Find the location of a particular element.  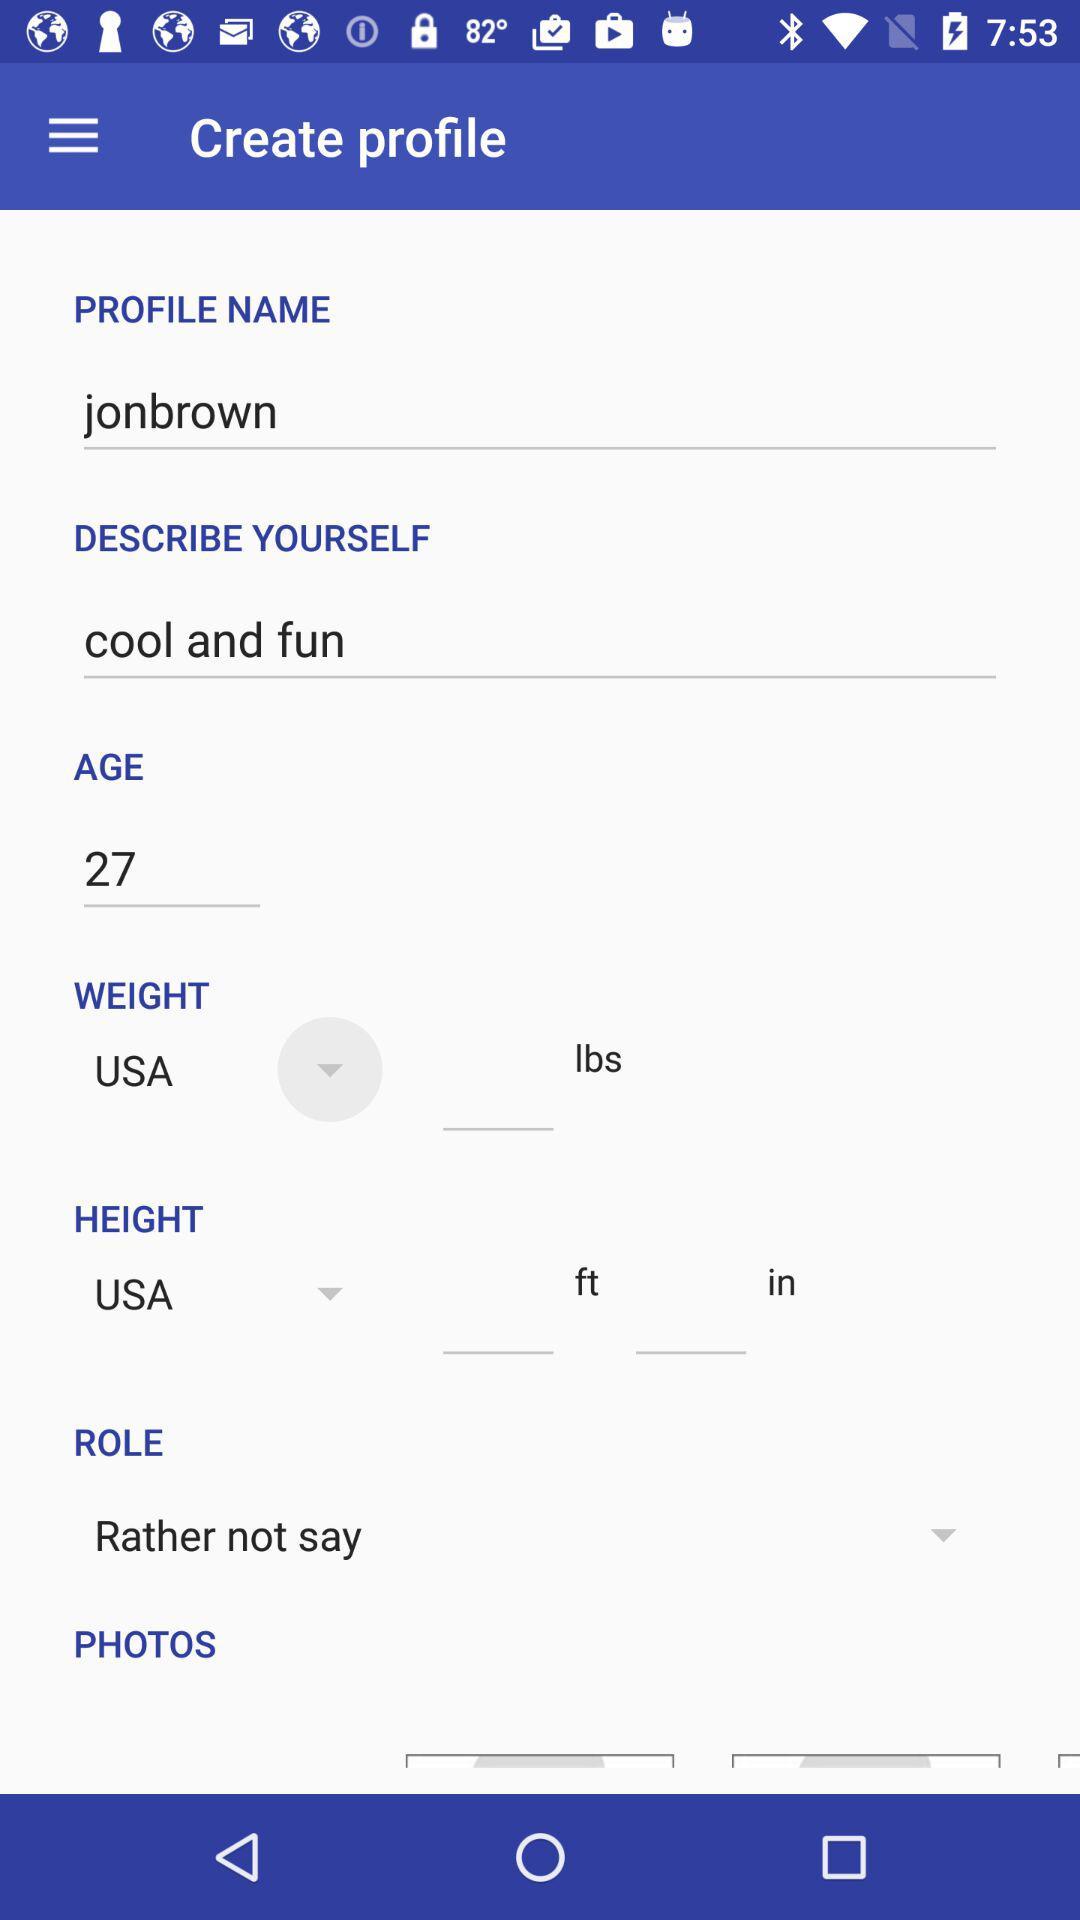

number of inches is located at coordinates (690, 1318).